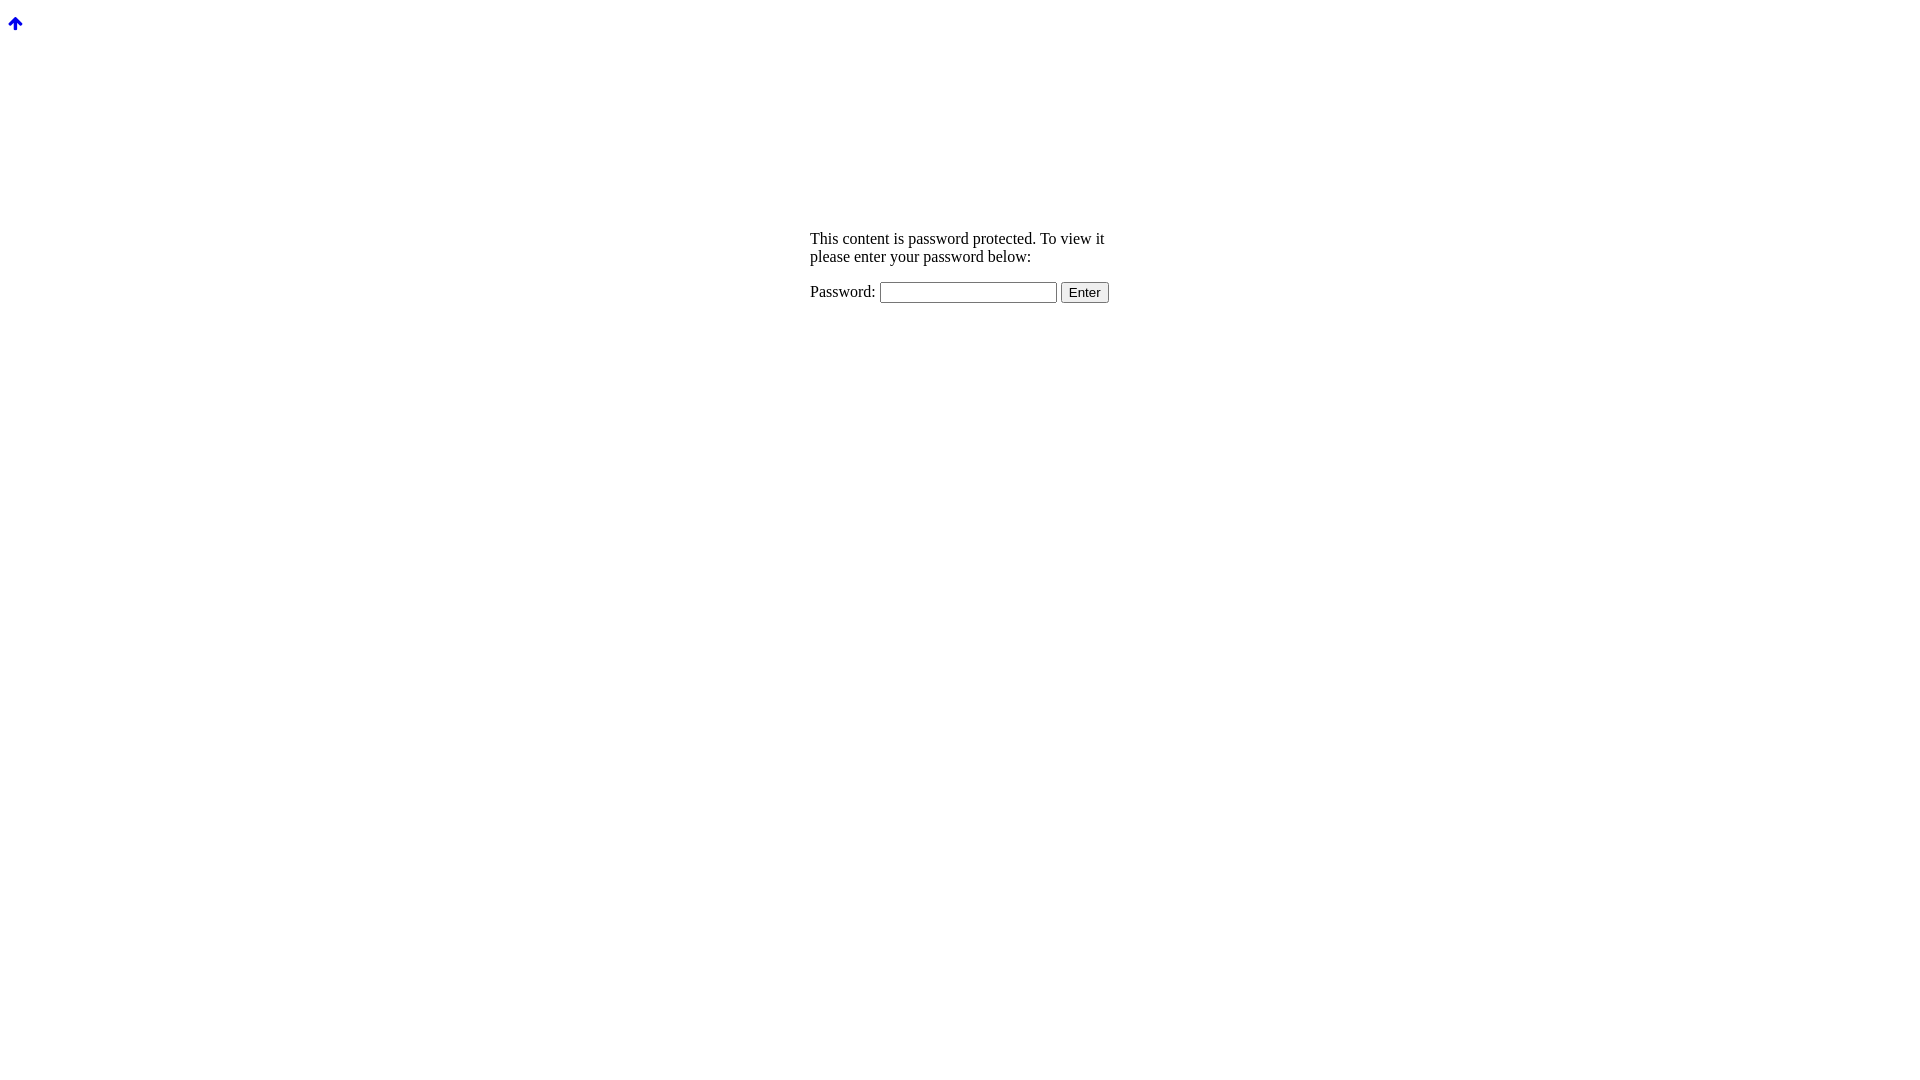  Describe the element at coordinates (1083, 292) in the screenshot. I see `'Enter'` at that location.